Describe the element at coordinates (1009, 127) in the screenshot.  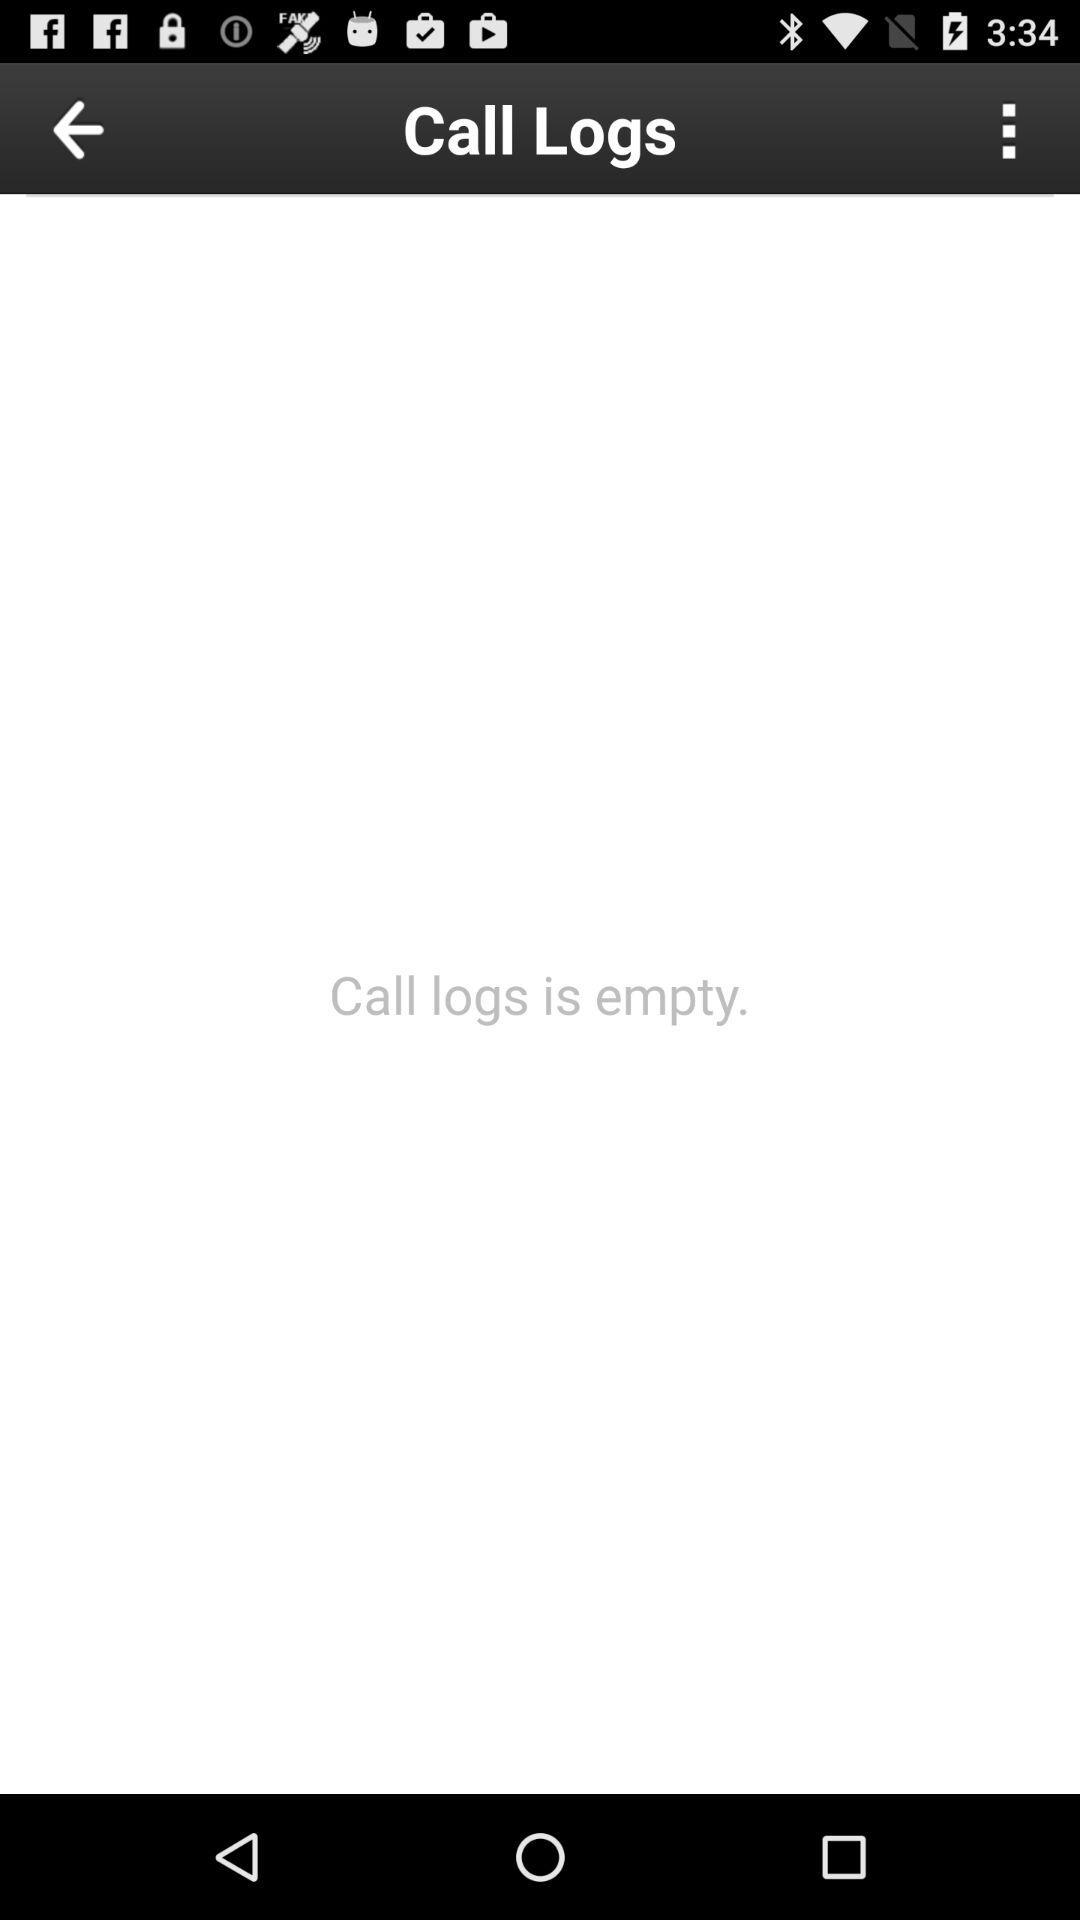
I see `choose more options` at that location.